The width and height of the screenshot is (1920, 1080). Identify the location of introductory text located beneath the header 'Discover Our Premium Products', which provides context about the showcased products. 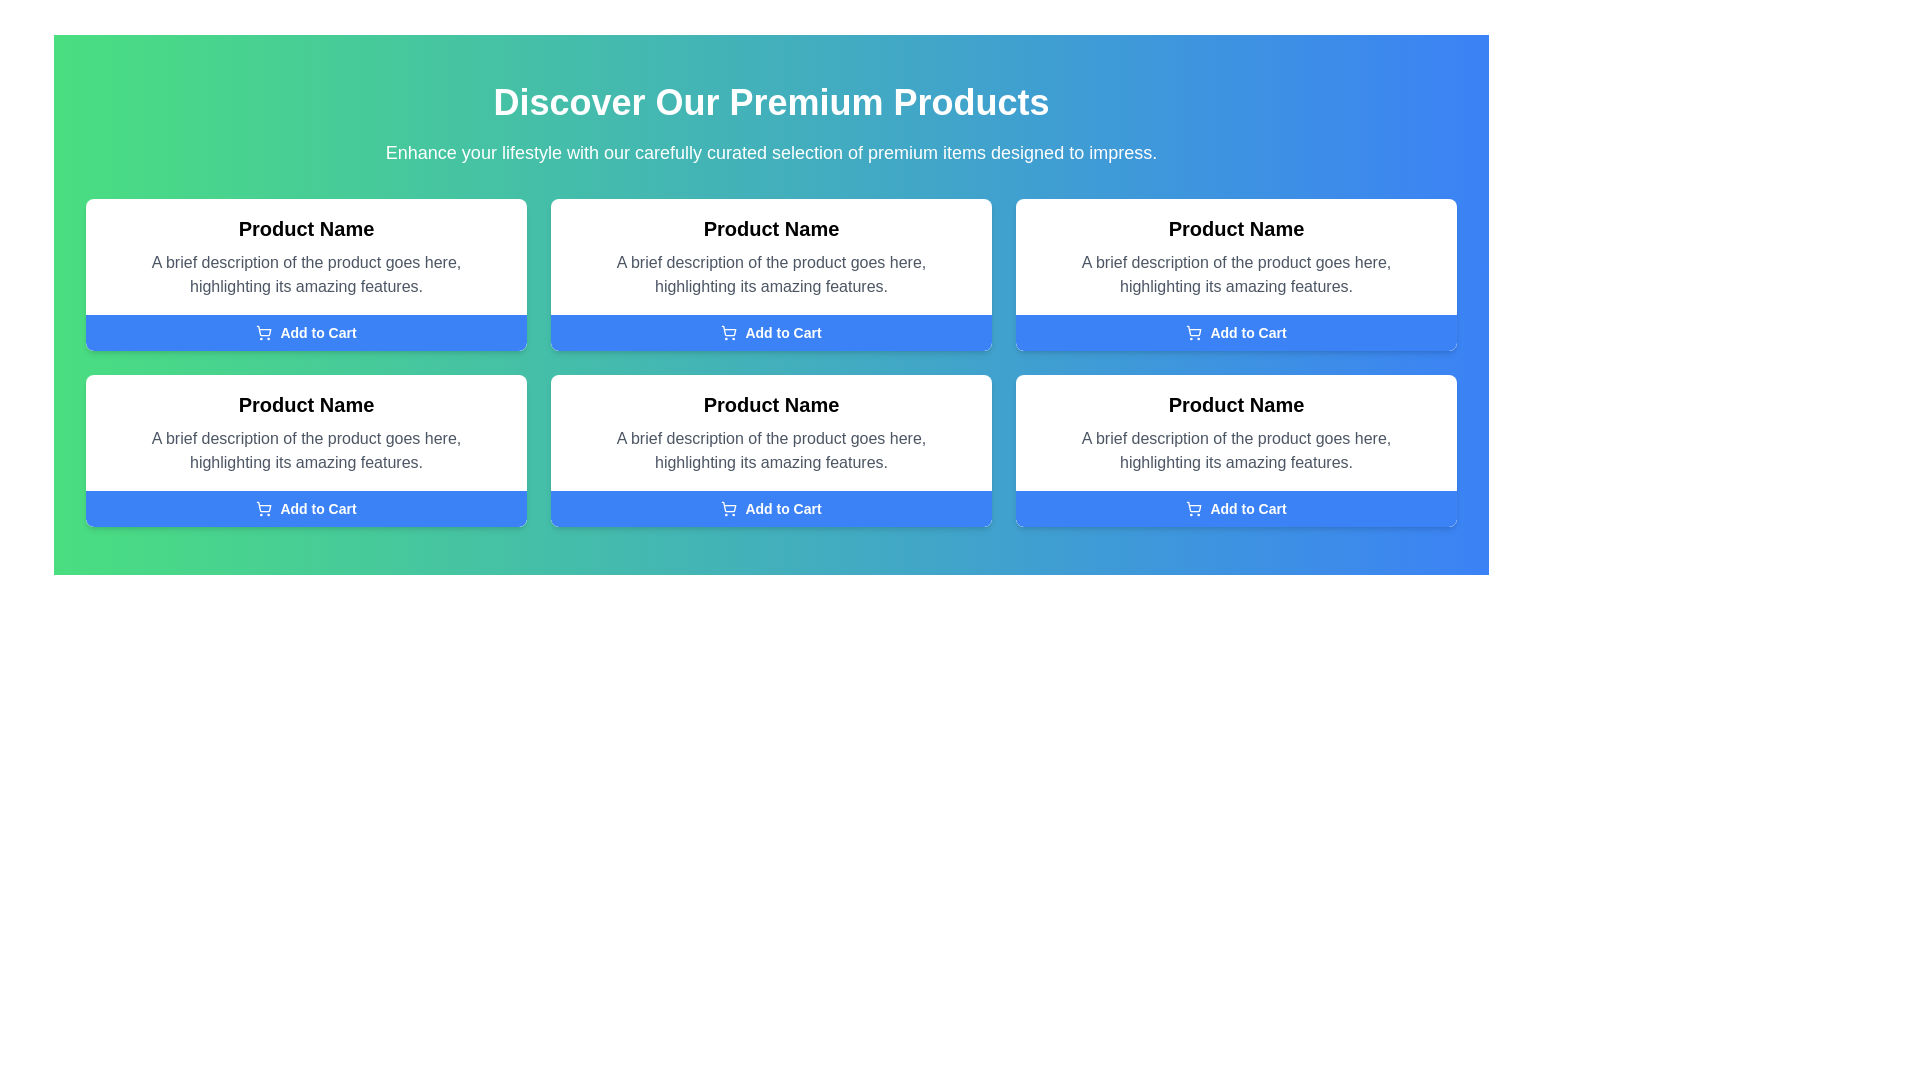
(770, 152).